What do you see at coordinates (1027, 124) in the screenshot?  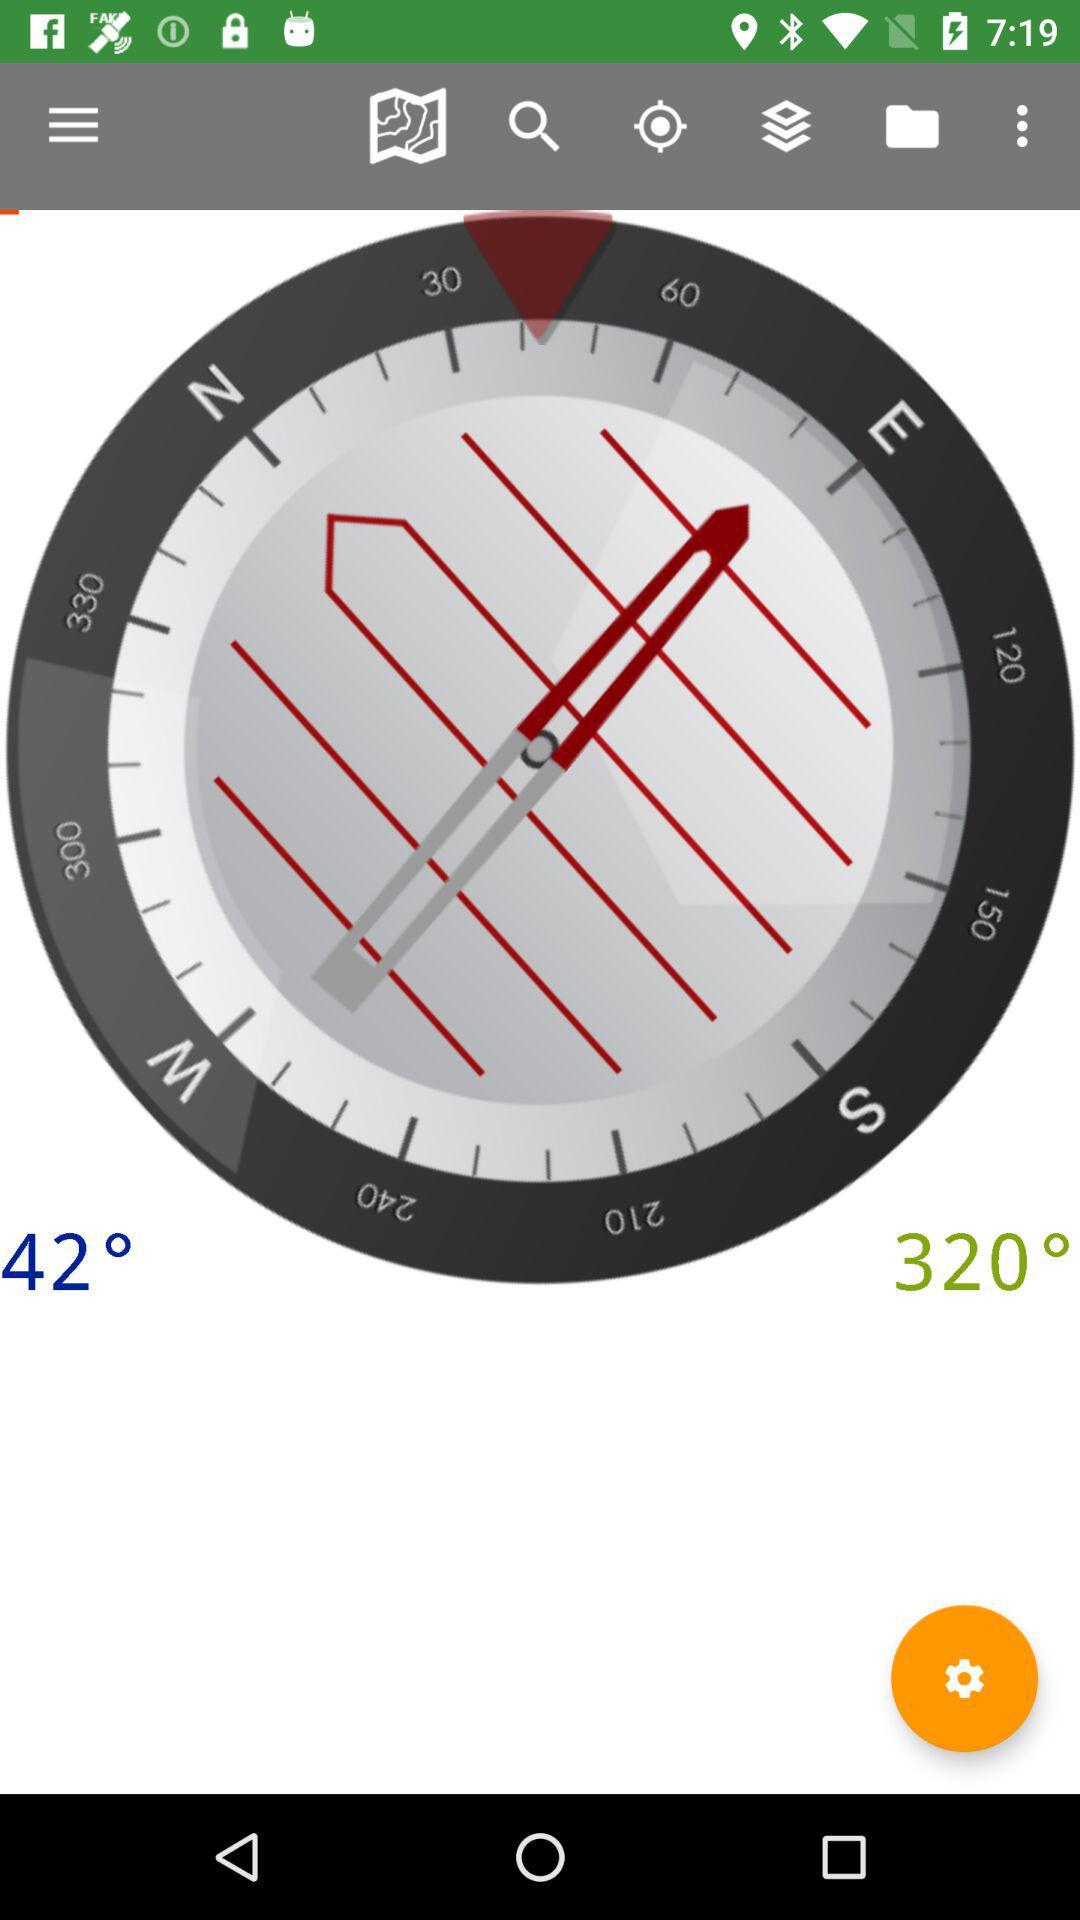 I see `the first option from the right top` at bounding box center [1027, 124].